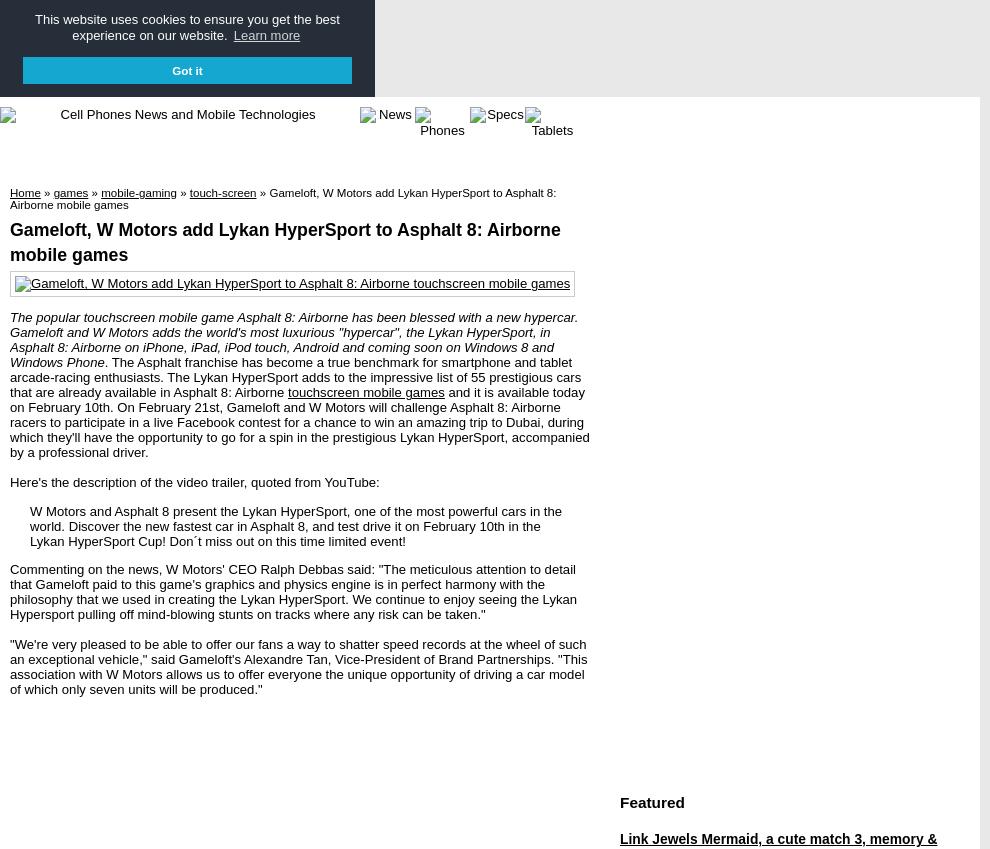 The height and width of the screenshot is (849, 990). Describe the element at coordinates (99, 191) in the screenshot. I see `'mobile-gaming'` at that location.